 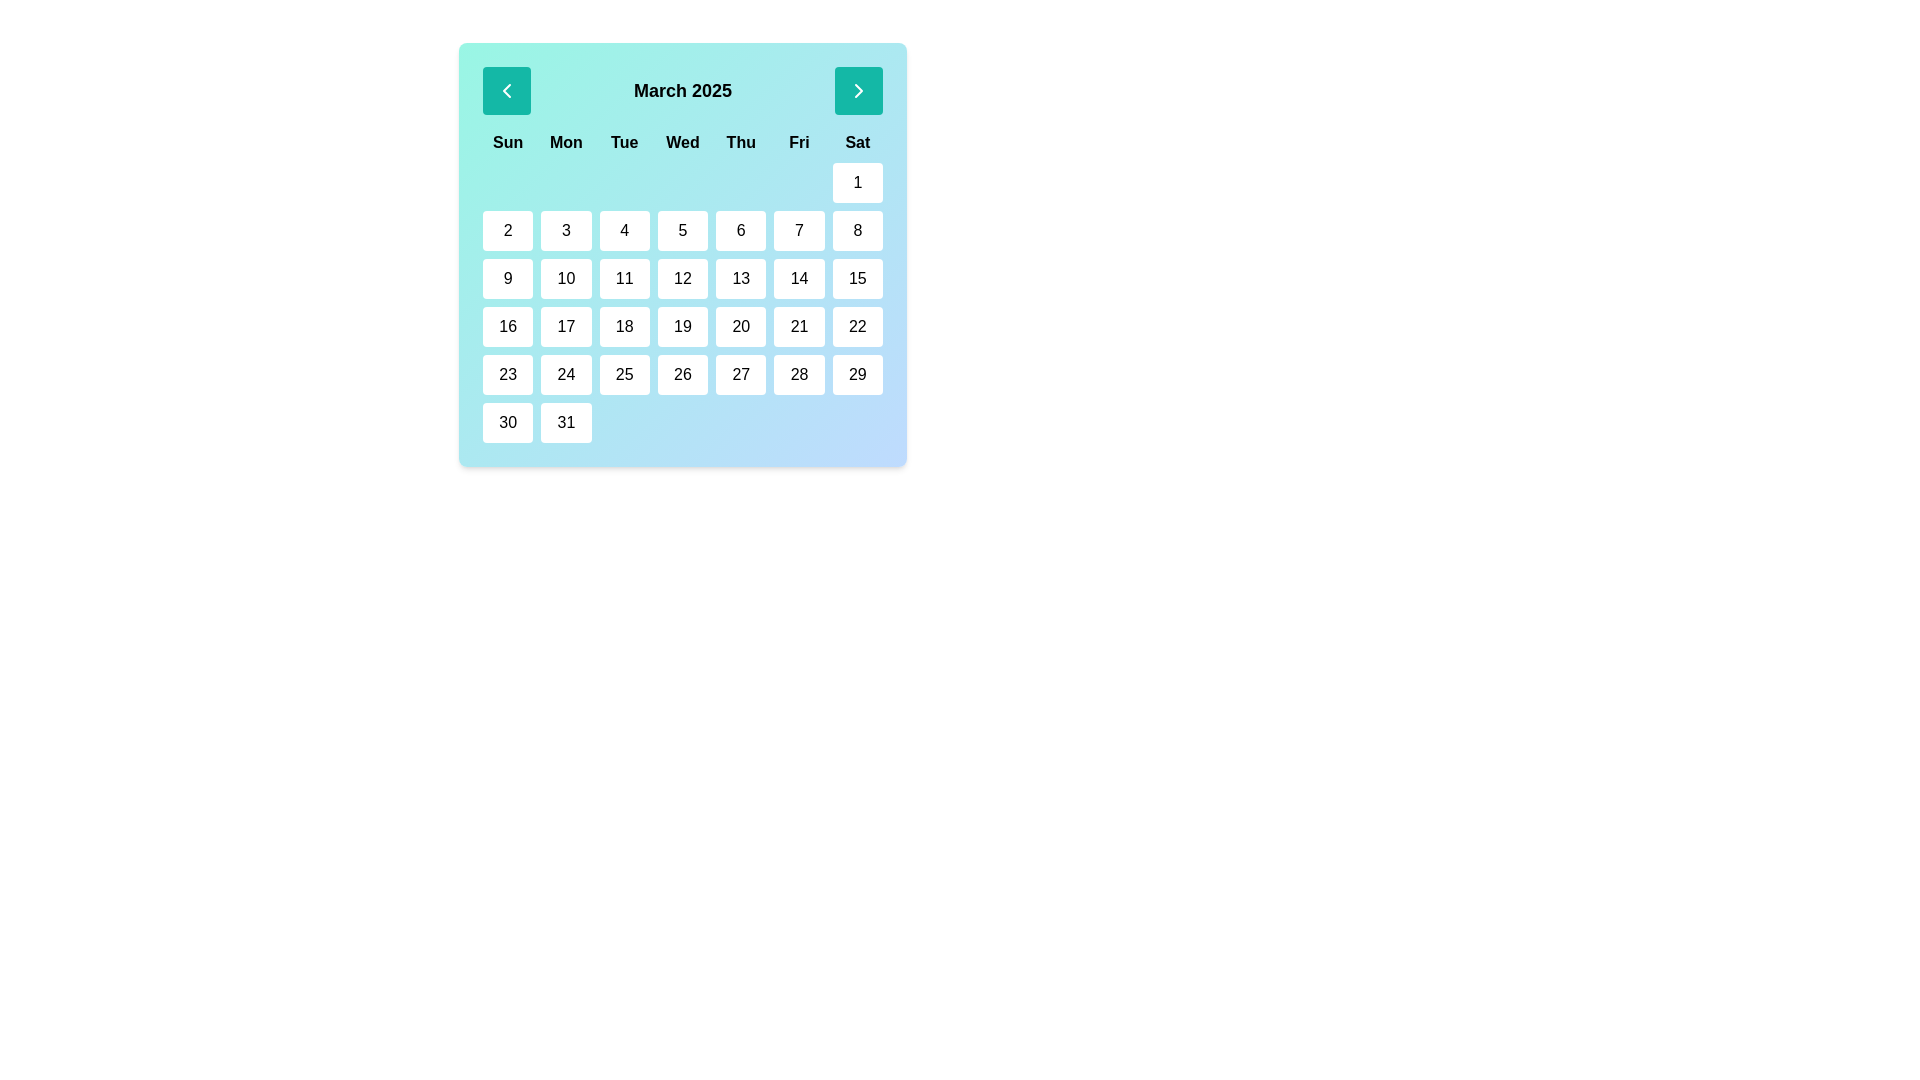 What do you see at coordinates (857, 326) in the screenshot?
I see `the selectable button representing the date '22' in the calendar grid for March 2025, located under the 'Saturday' column` at bounding box center [857, 326].